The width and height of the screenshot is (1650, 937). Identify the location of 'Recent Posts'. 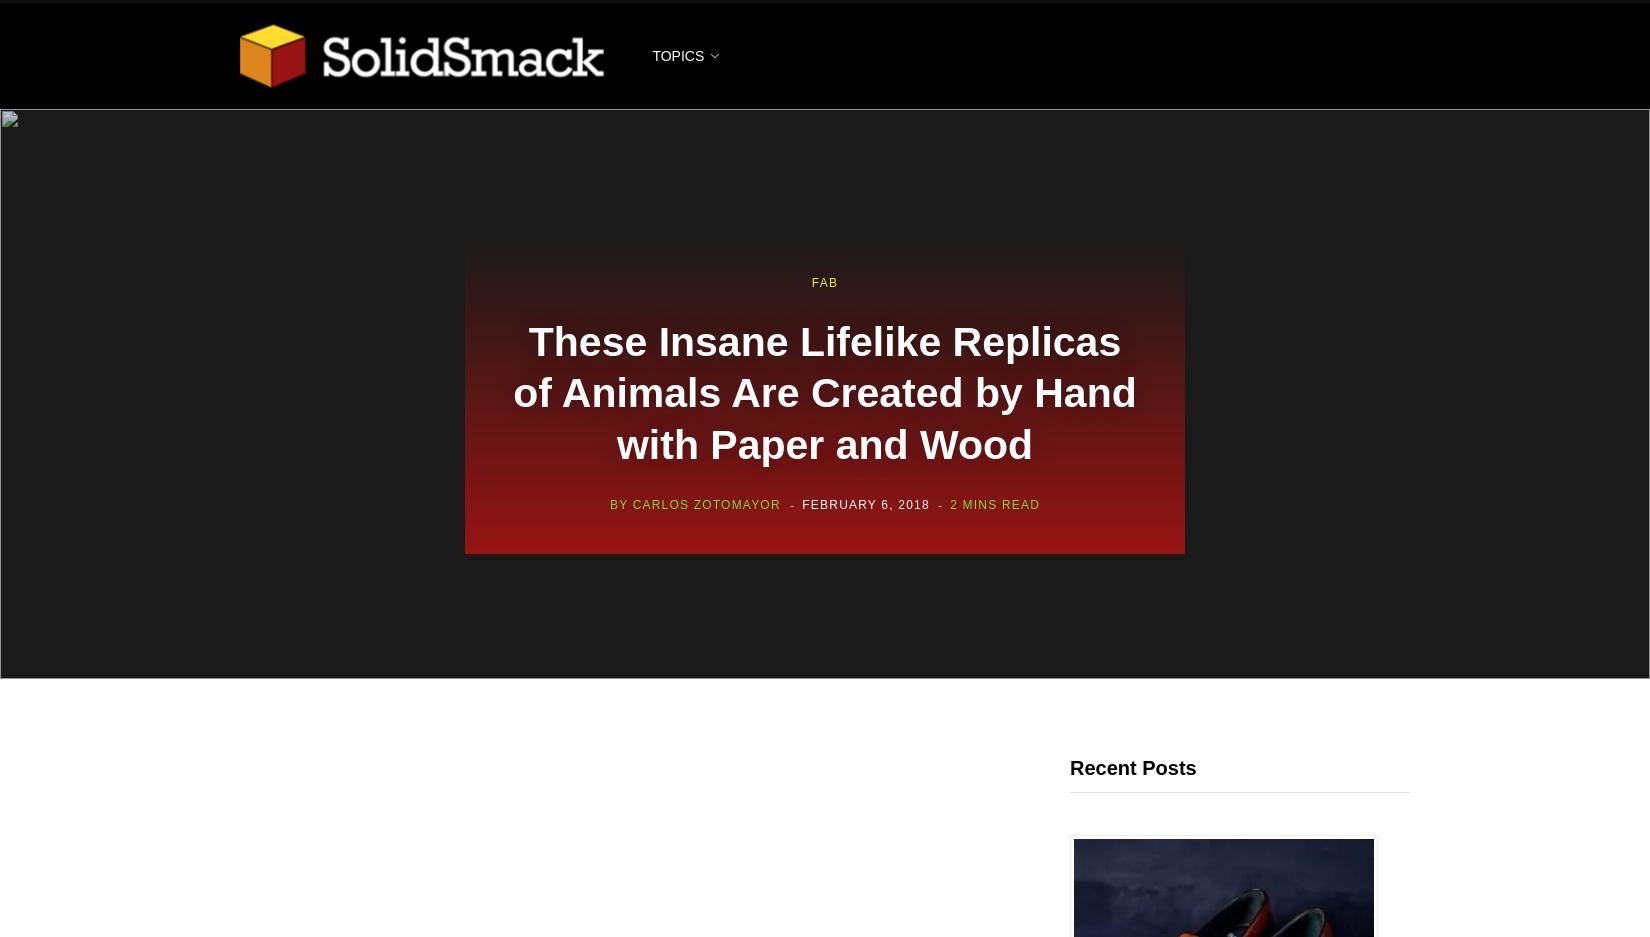
(1133, 767).